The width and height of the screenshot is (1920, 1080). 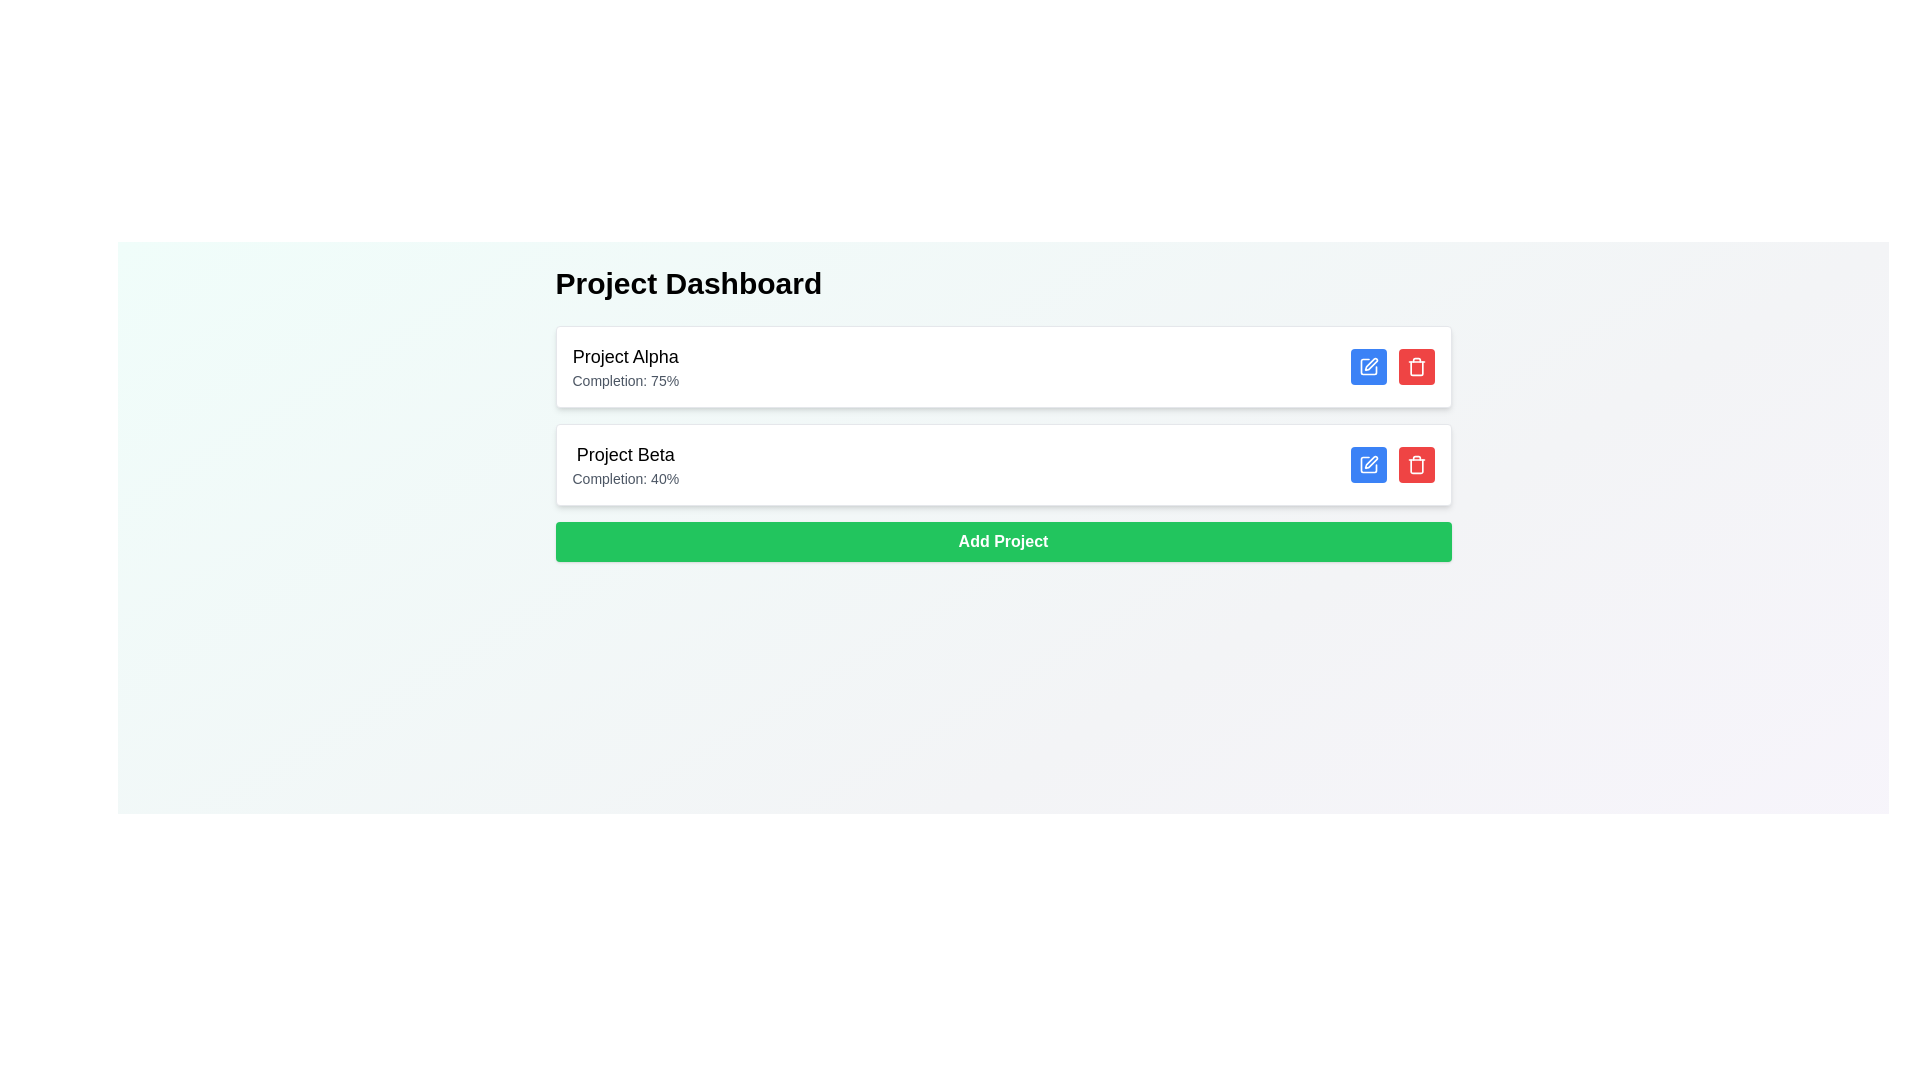 I want to click on the second red trash icon button in the action buttons of the 'Project Beta' card, so click(x=1415, y=465).